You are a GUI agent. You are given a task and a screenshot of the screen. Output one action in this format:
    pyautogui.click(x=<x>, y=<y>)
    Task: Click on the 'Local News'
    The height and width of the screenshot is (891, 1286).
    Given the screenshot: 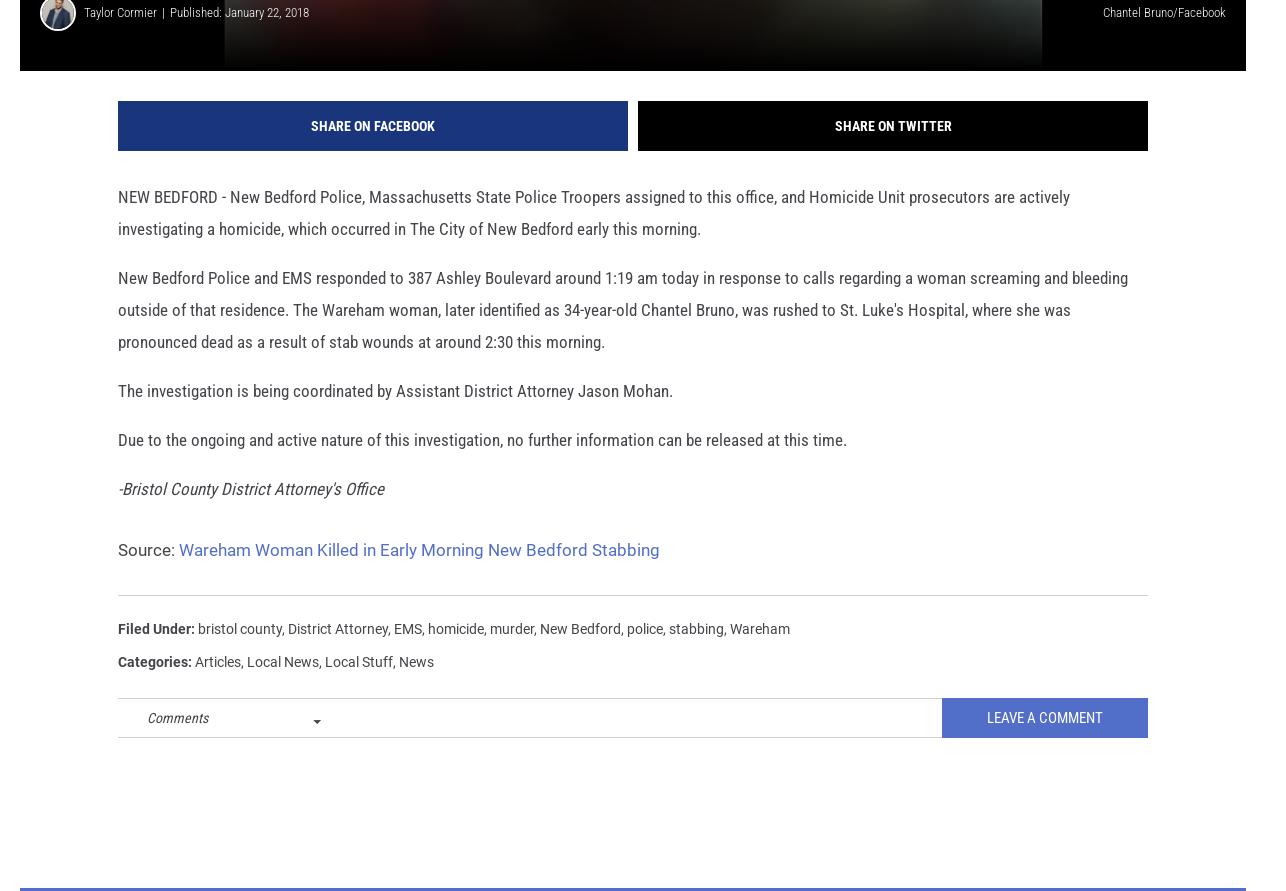 What is the action you would take?
    pyautogui.click(x=283, y=688)
    